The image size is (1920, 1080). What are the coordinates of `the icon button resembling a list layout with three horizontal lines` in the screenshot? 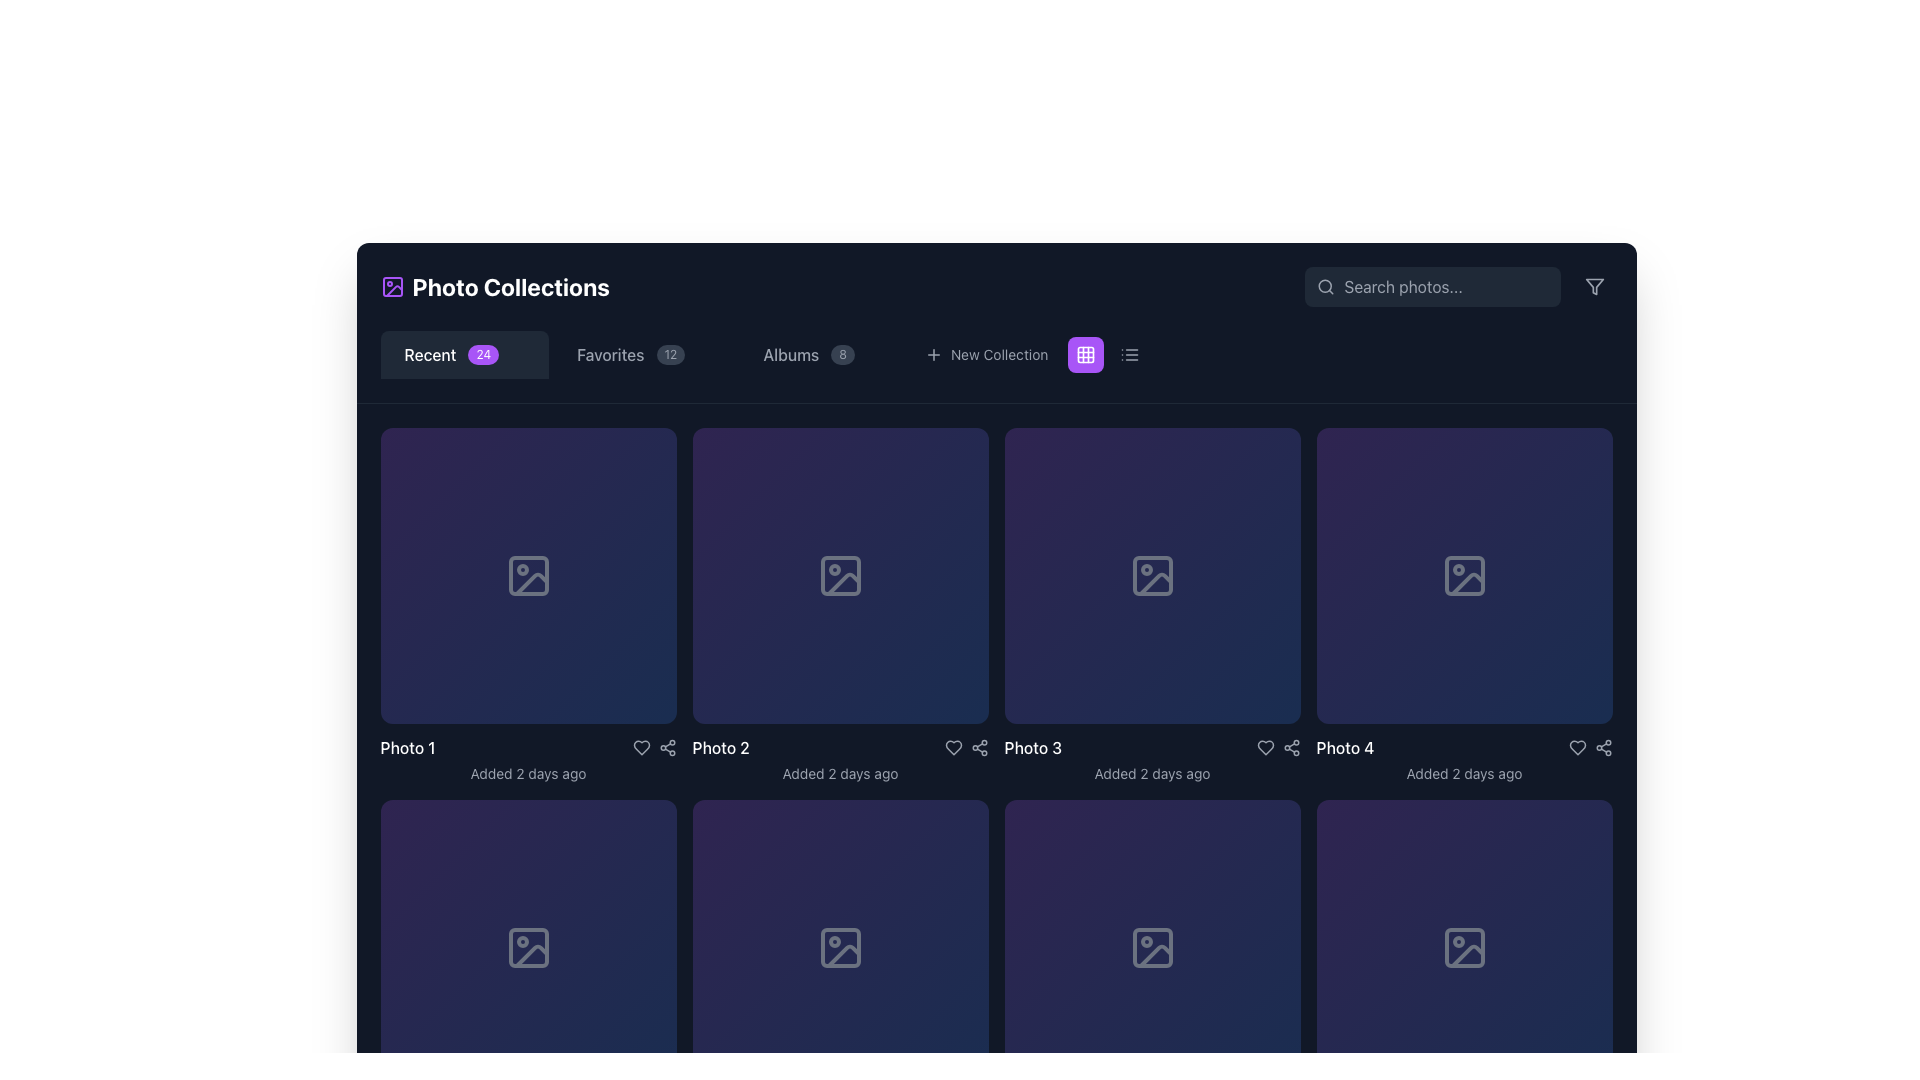 It's located at (1130, 353).